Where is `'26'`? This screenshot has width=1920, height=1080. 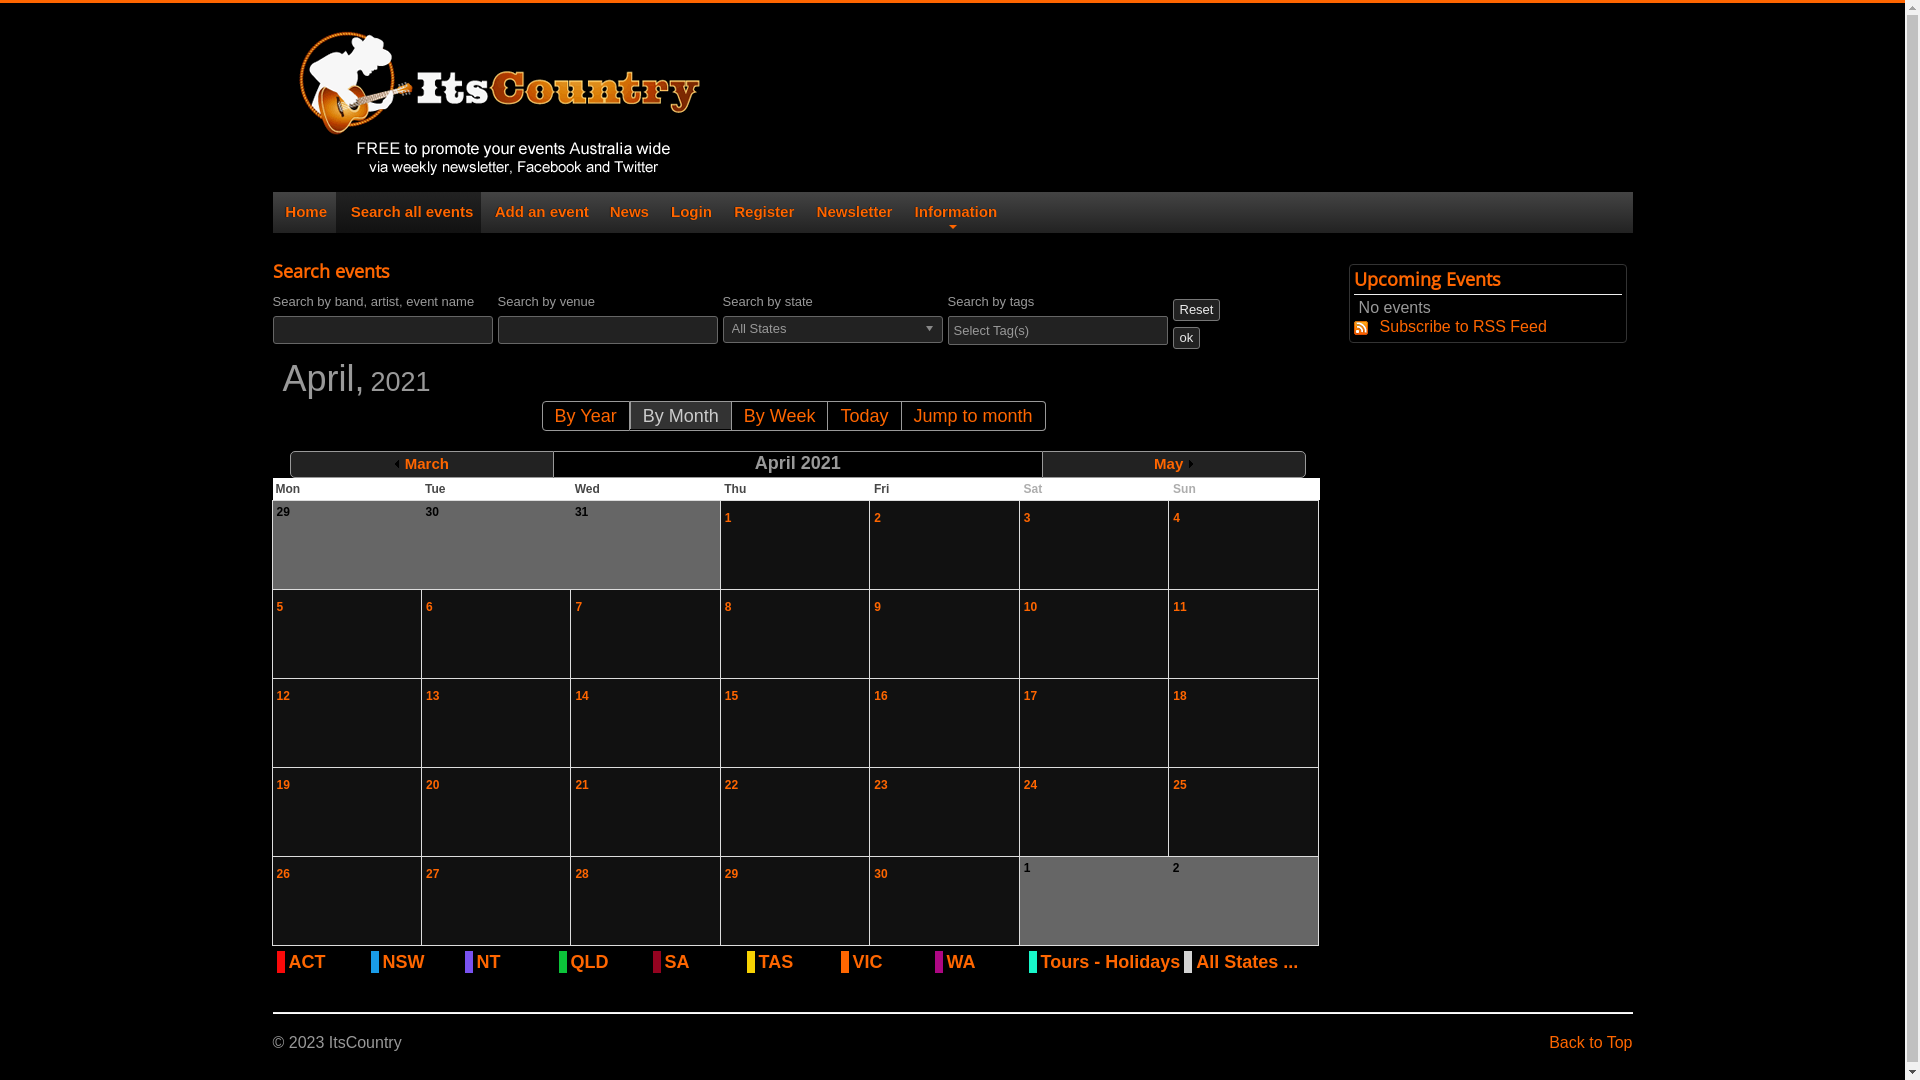
'26' is located at coordinates (274, 873).